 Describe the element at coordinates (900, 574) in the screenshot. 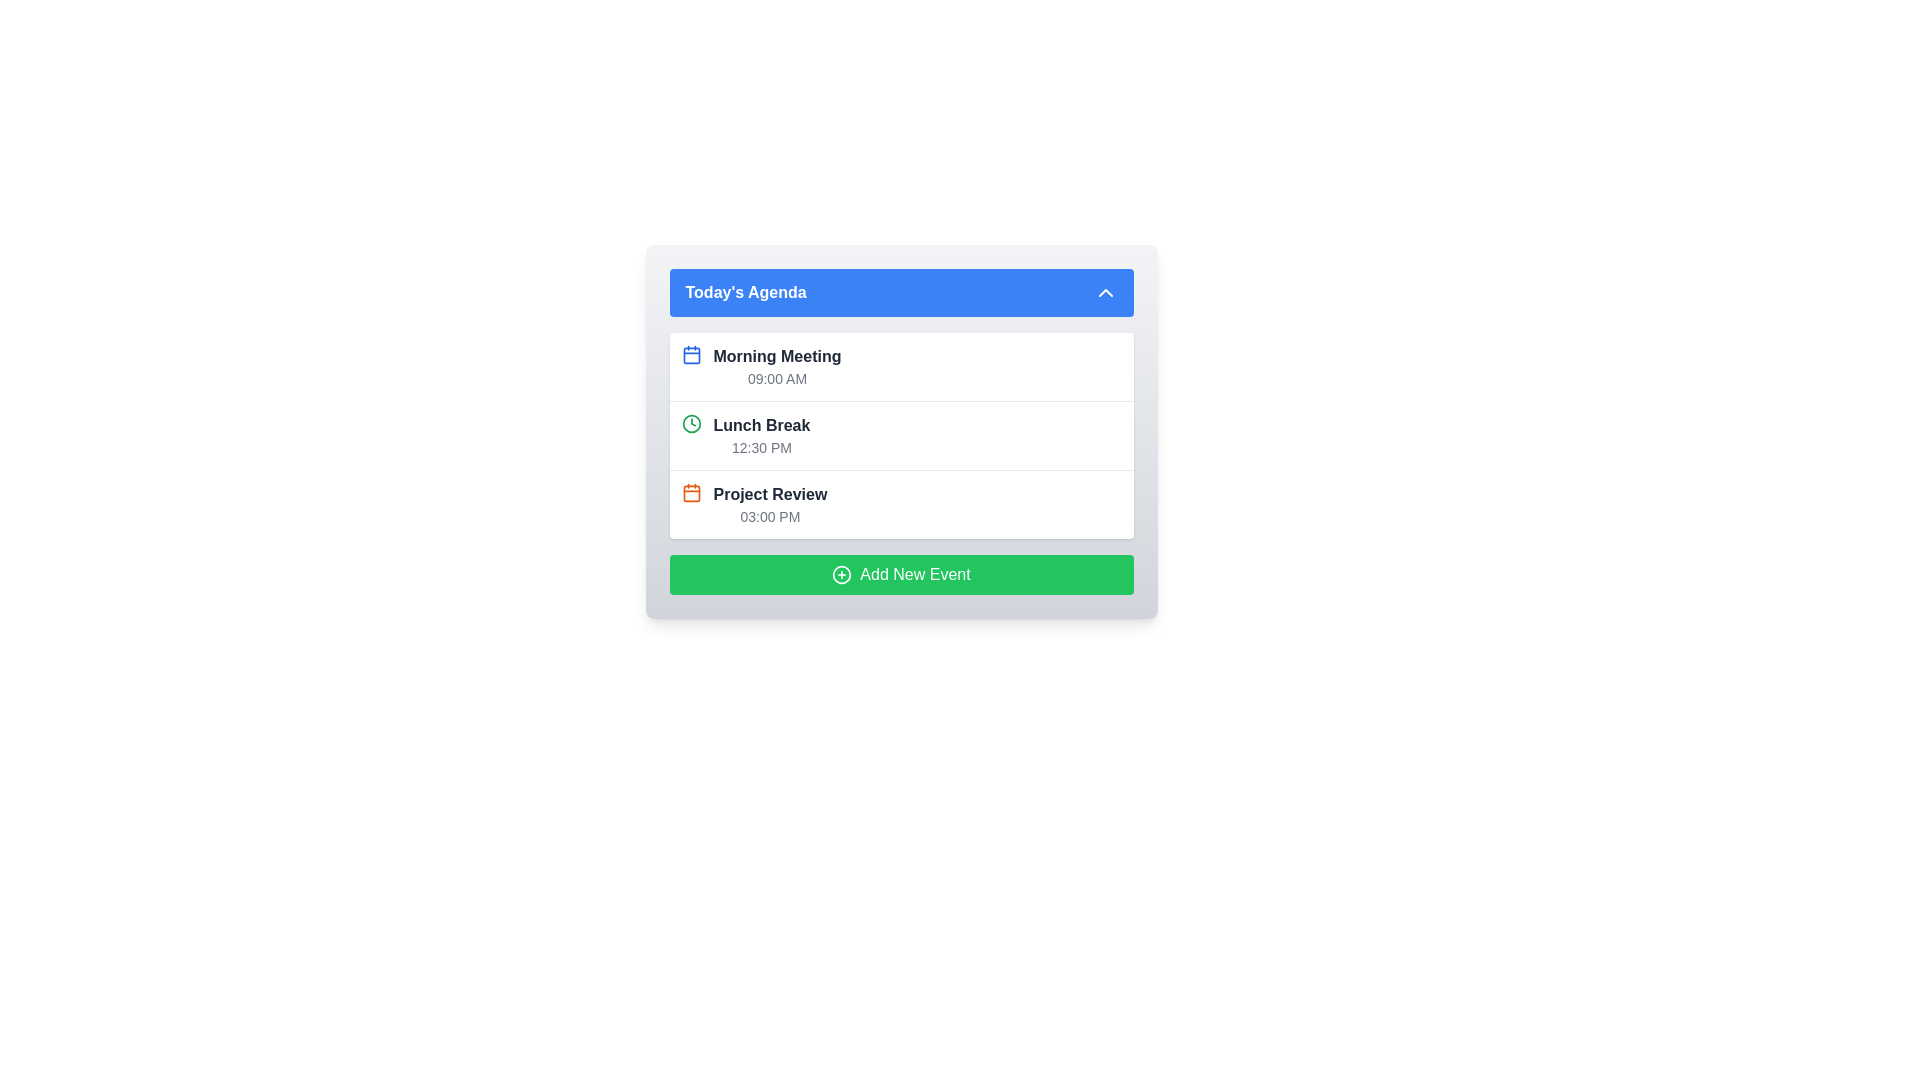

I see `the button at the bottom of the agenda card to observe the hover effect` at that location.